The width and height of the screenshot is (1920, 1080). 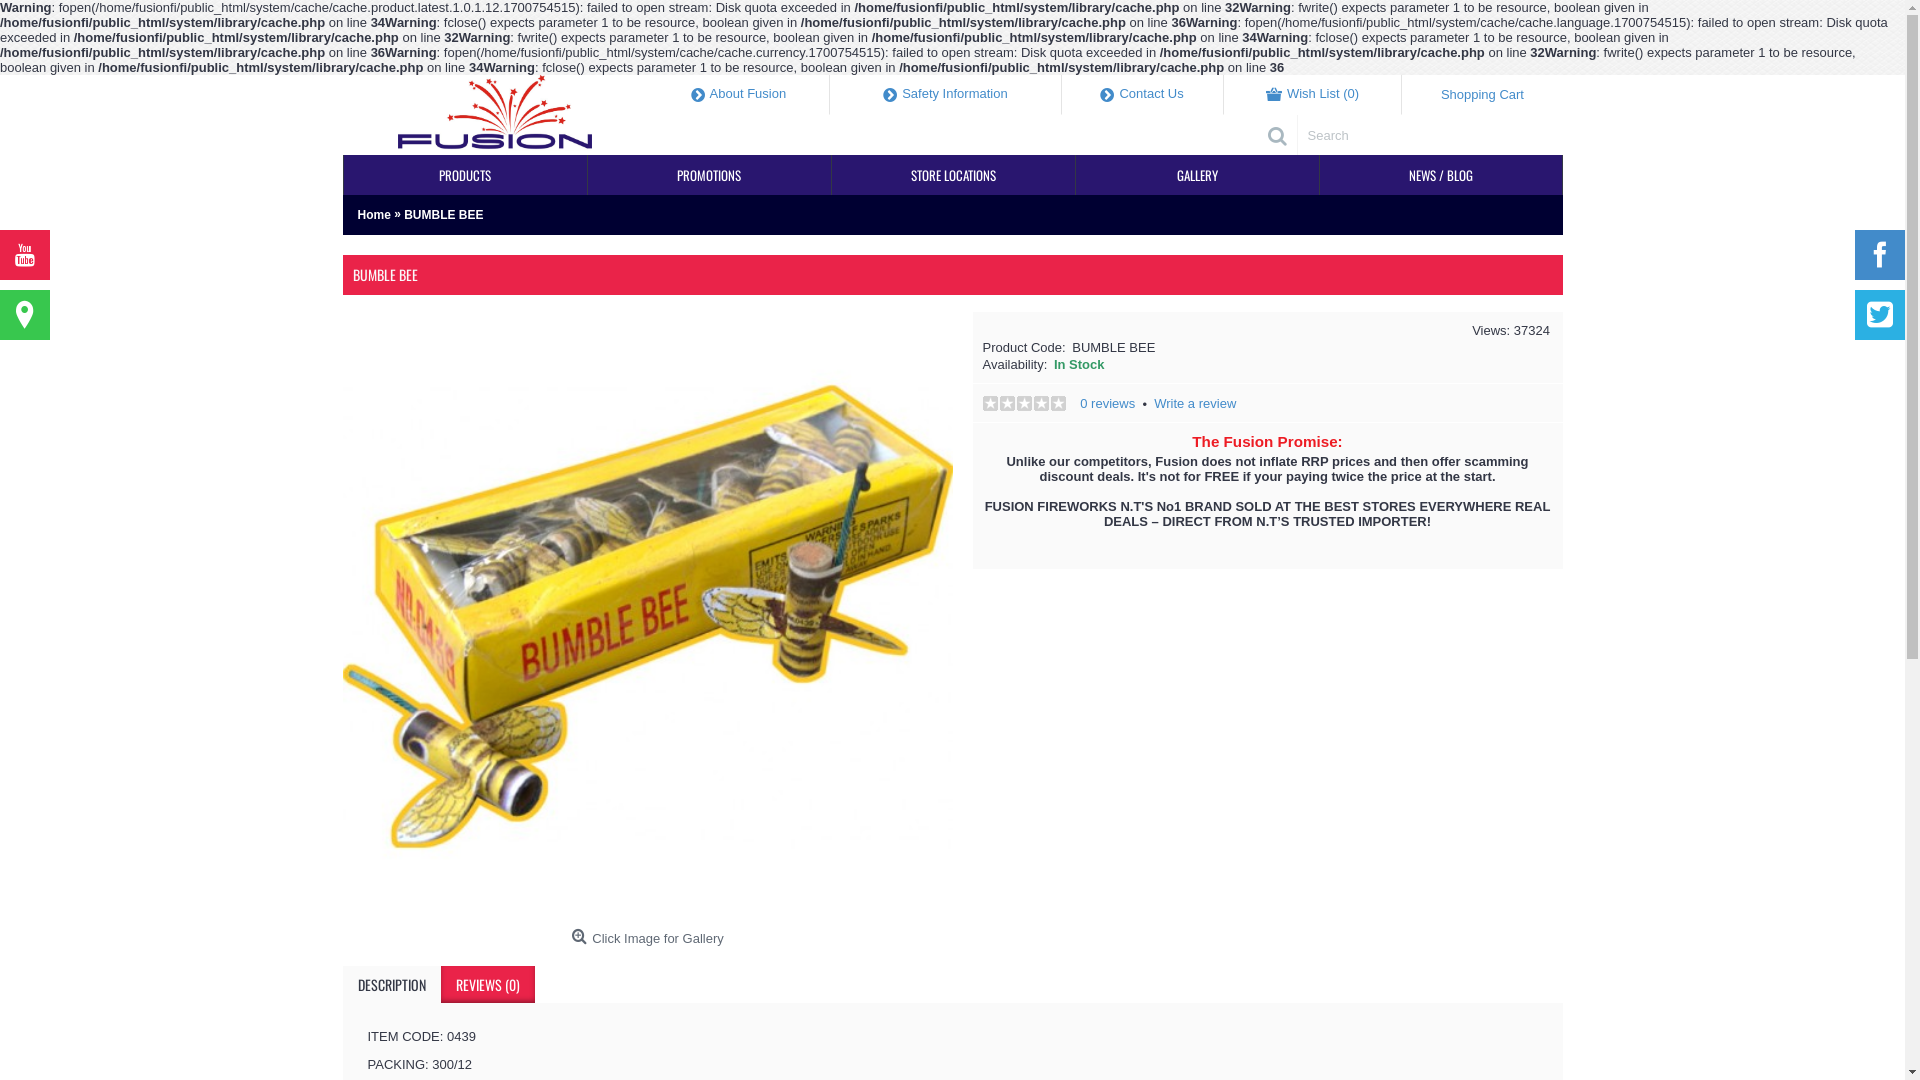 I want to click on 'Fusion Fireworks', so click(x=494, y=115).